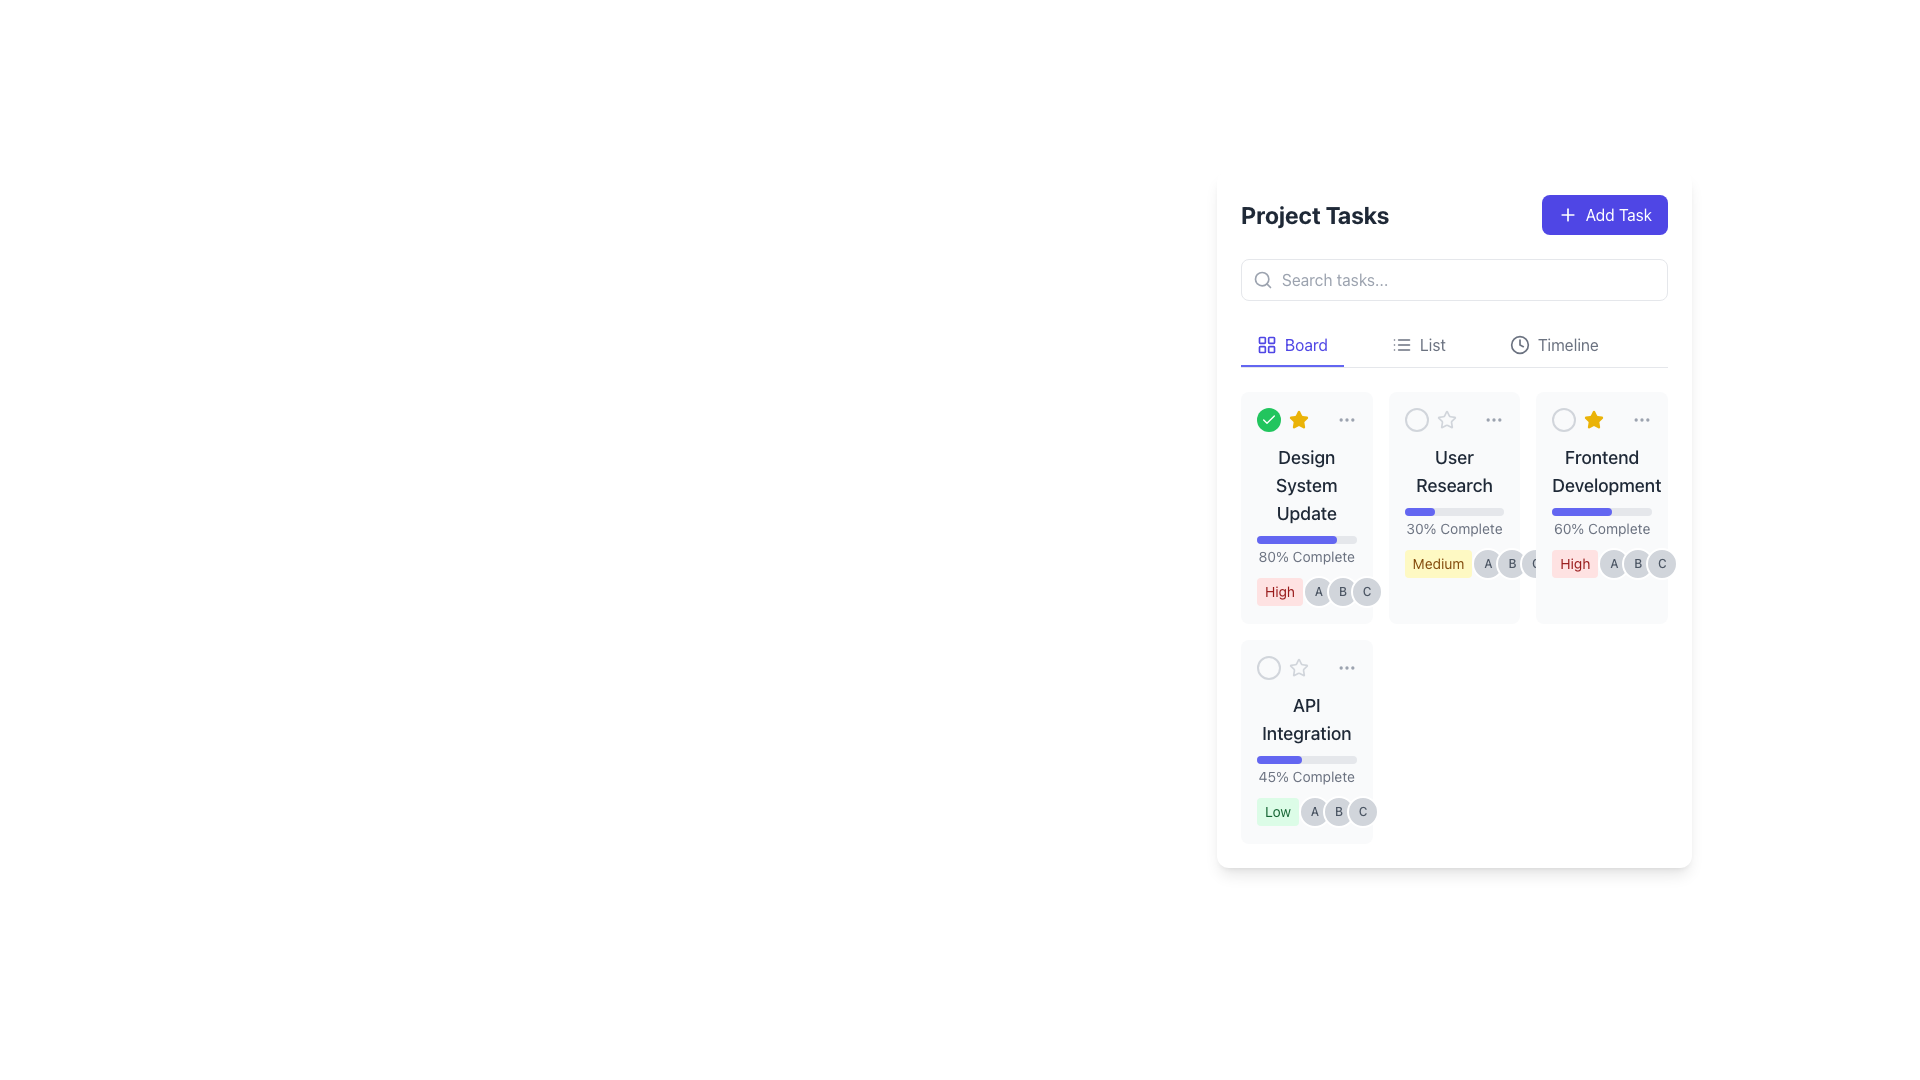  What do you see at coordinates (1306, 770) in the screenshot?
I see `the progress indicator with textual label located within the 'API Integration' card, positioned towards the bottom of the card, below the heading and above the 'Low' label and avatars section` at bounding box center [1306, 770].